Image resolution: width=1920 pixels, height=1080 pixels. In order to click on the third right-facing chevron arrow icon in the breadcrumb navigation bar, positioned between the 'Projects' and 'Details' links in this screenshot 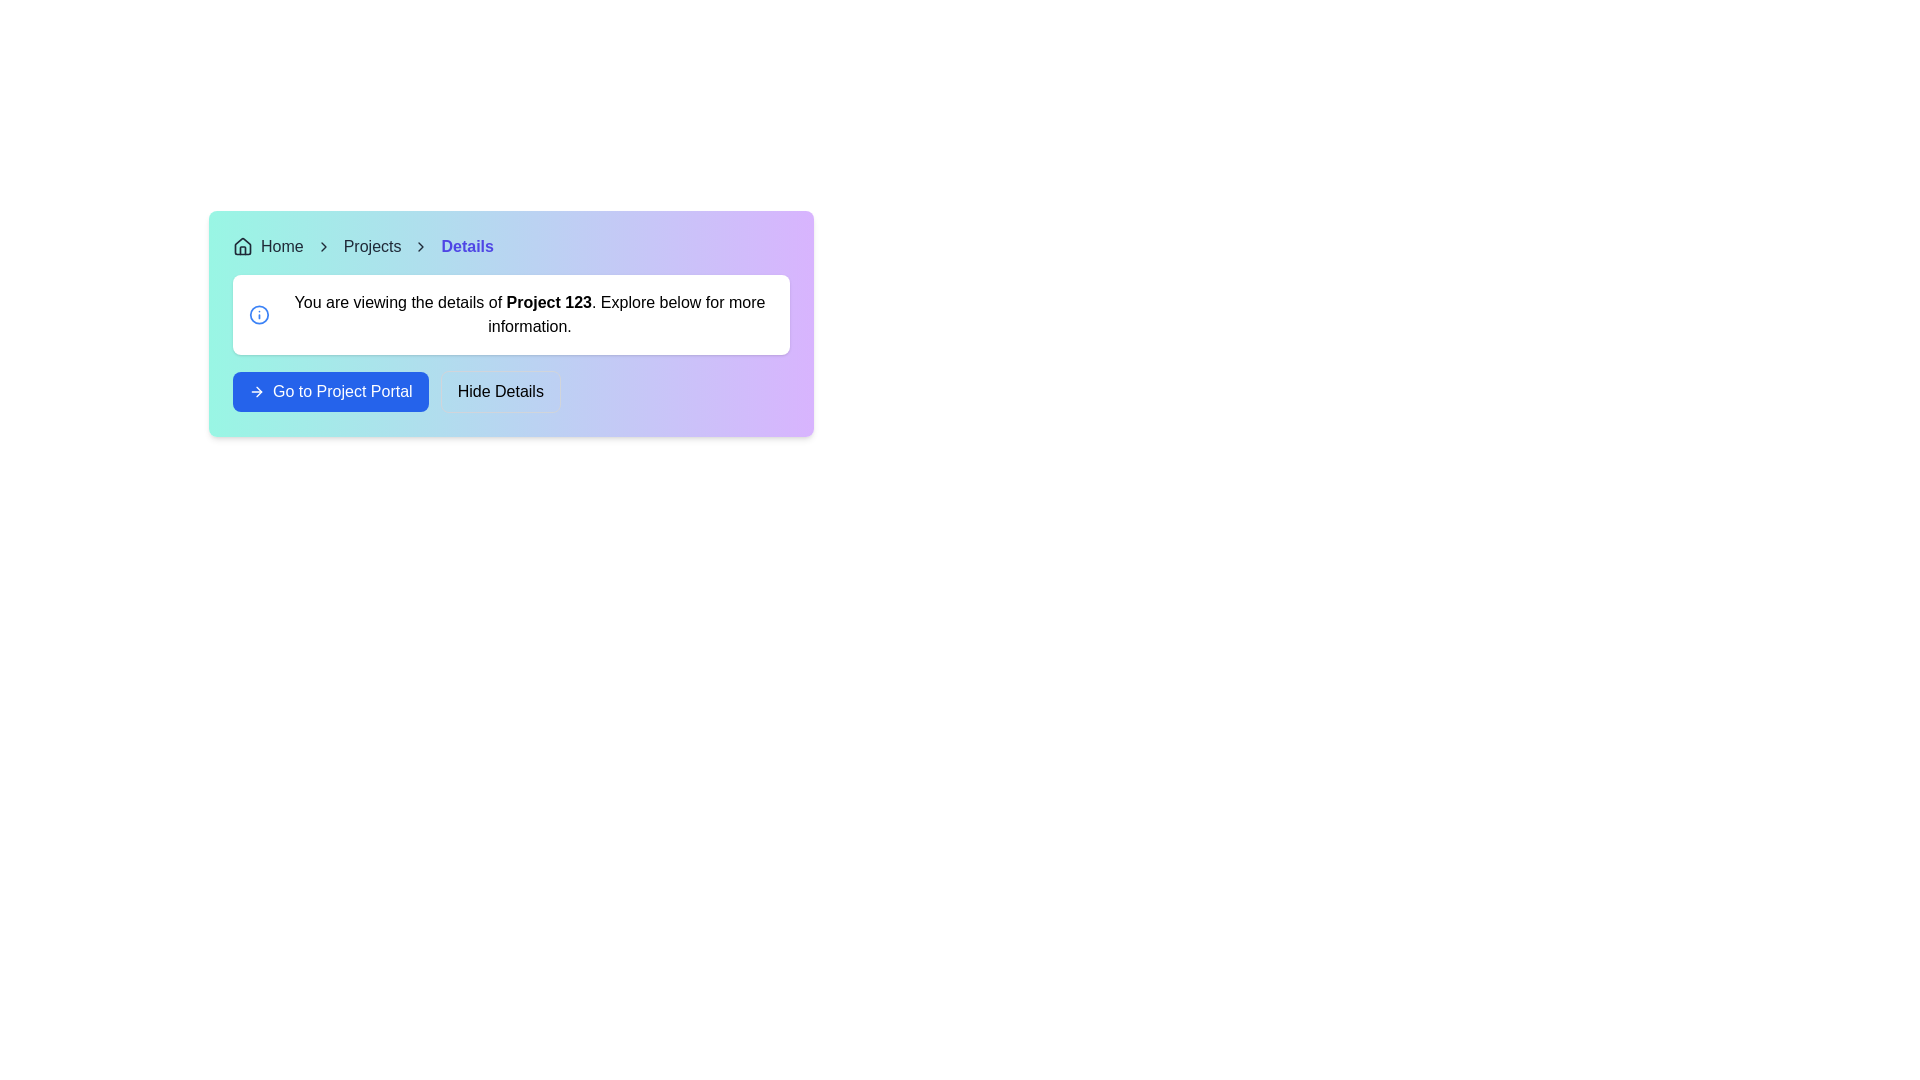, I will do `click(420, 245)`.